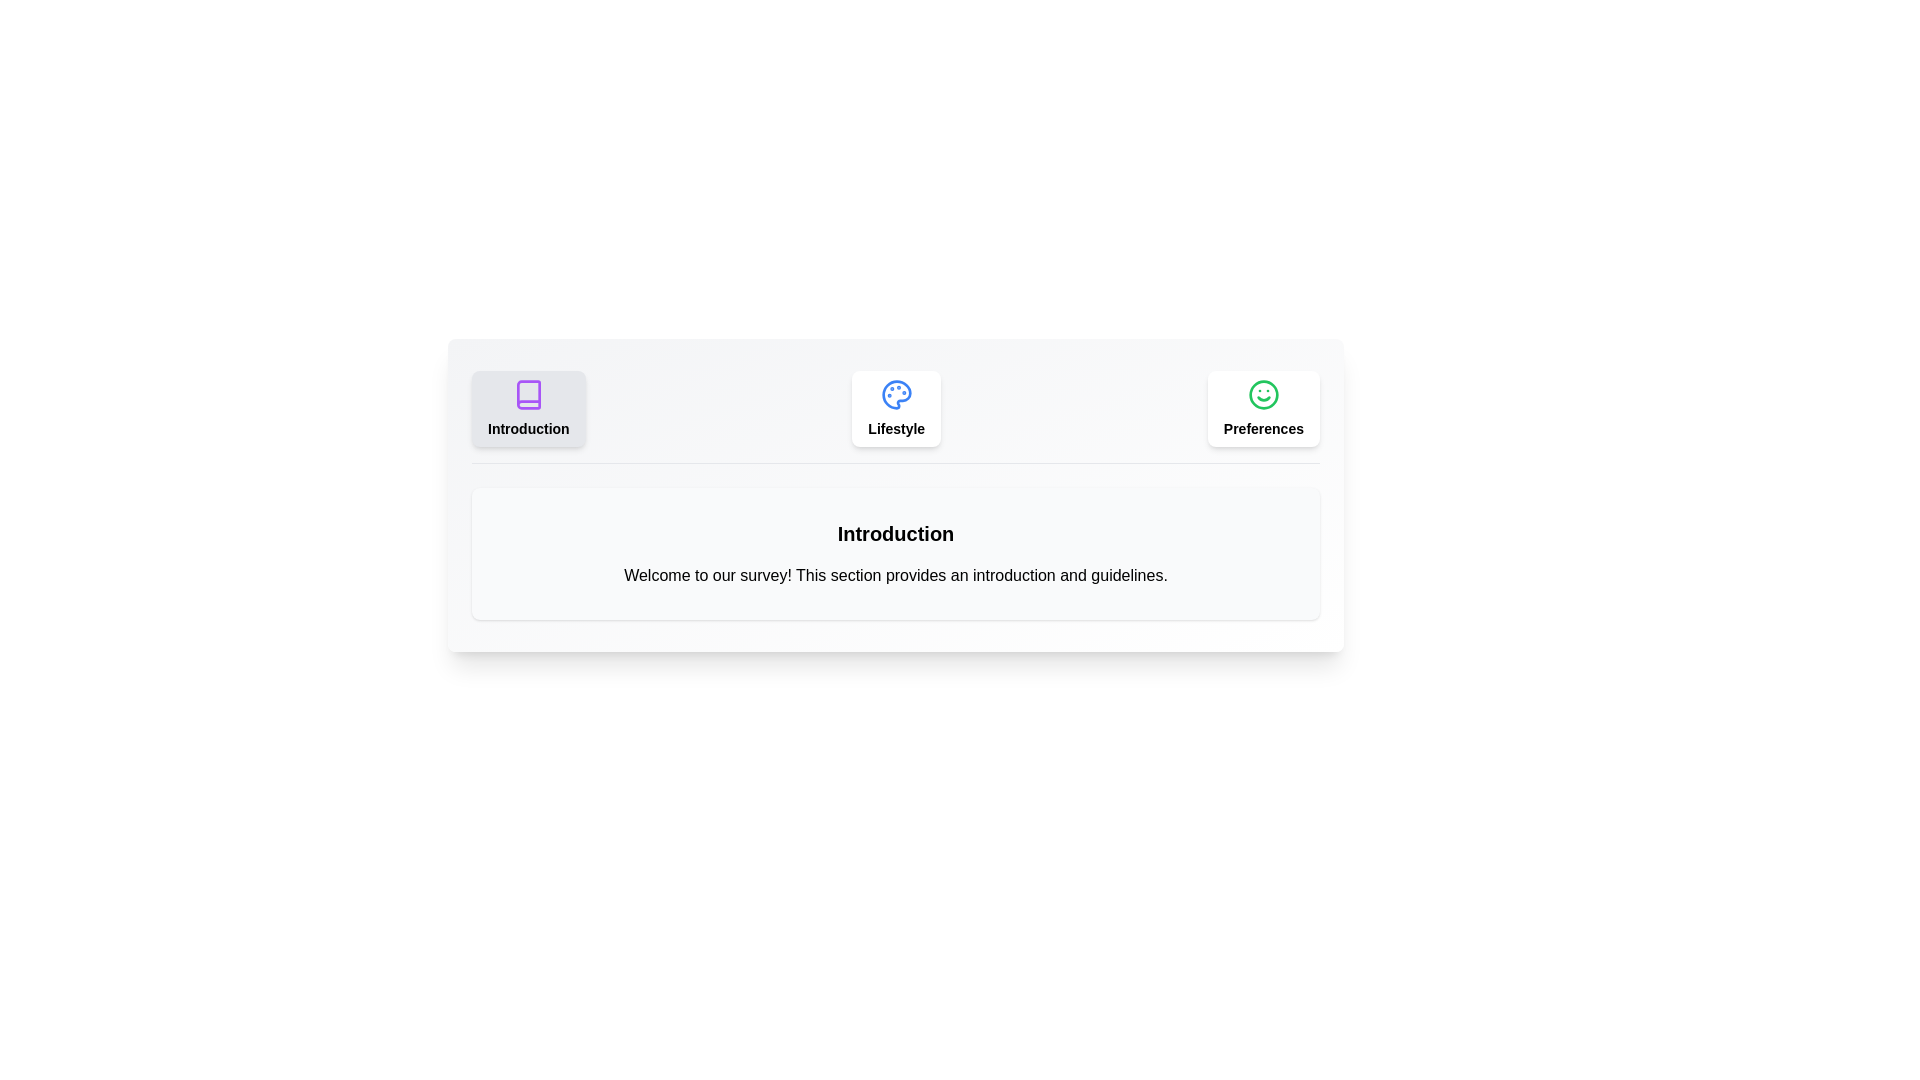 The height and width of the screenshot is (1080, 1920). I want to click on the section button corresponding to Preferences to navigate to the respective survey section, so click(1262, 407).